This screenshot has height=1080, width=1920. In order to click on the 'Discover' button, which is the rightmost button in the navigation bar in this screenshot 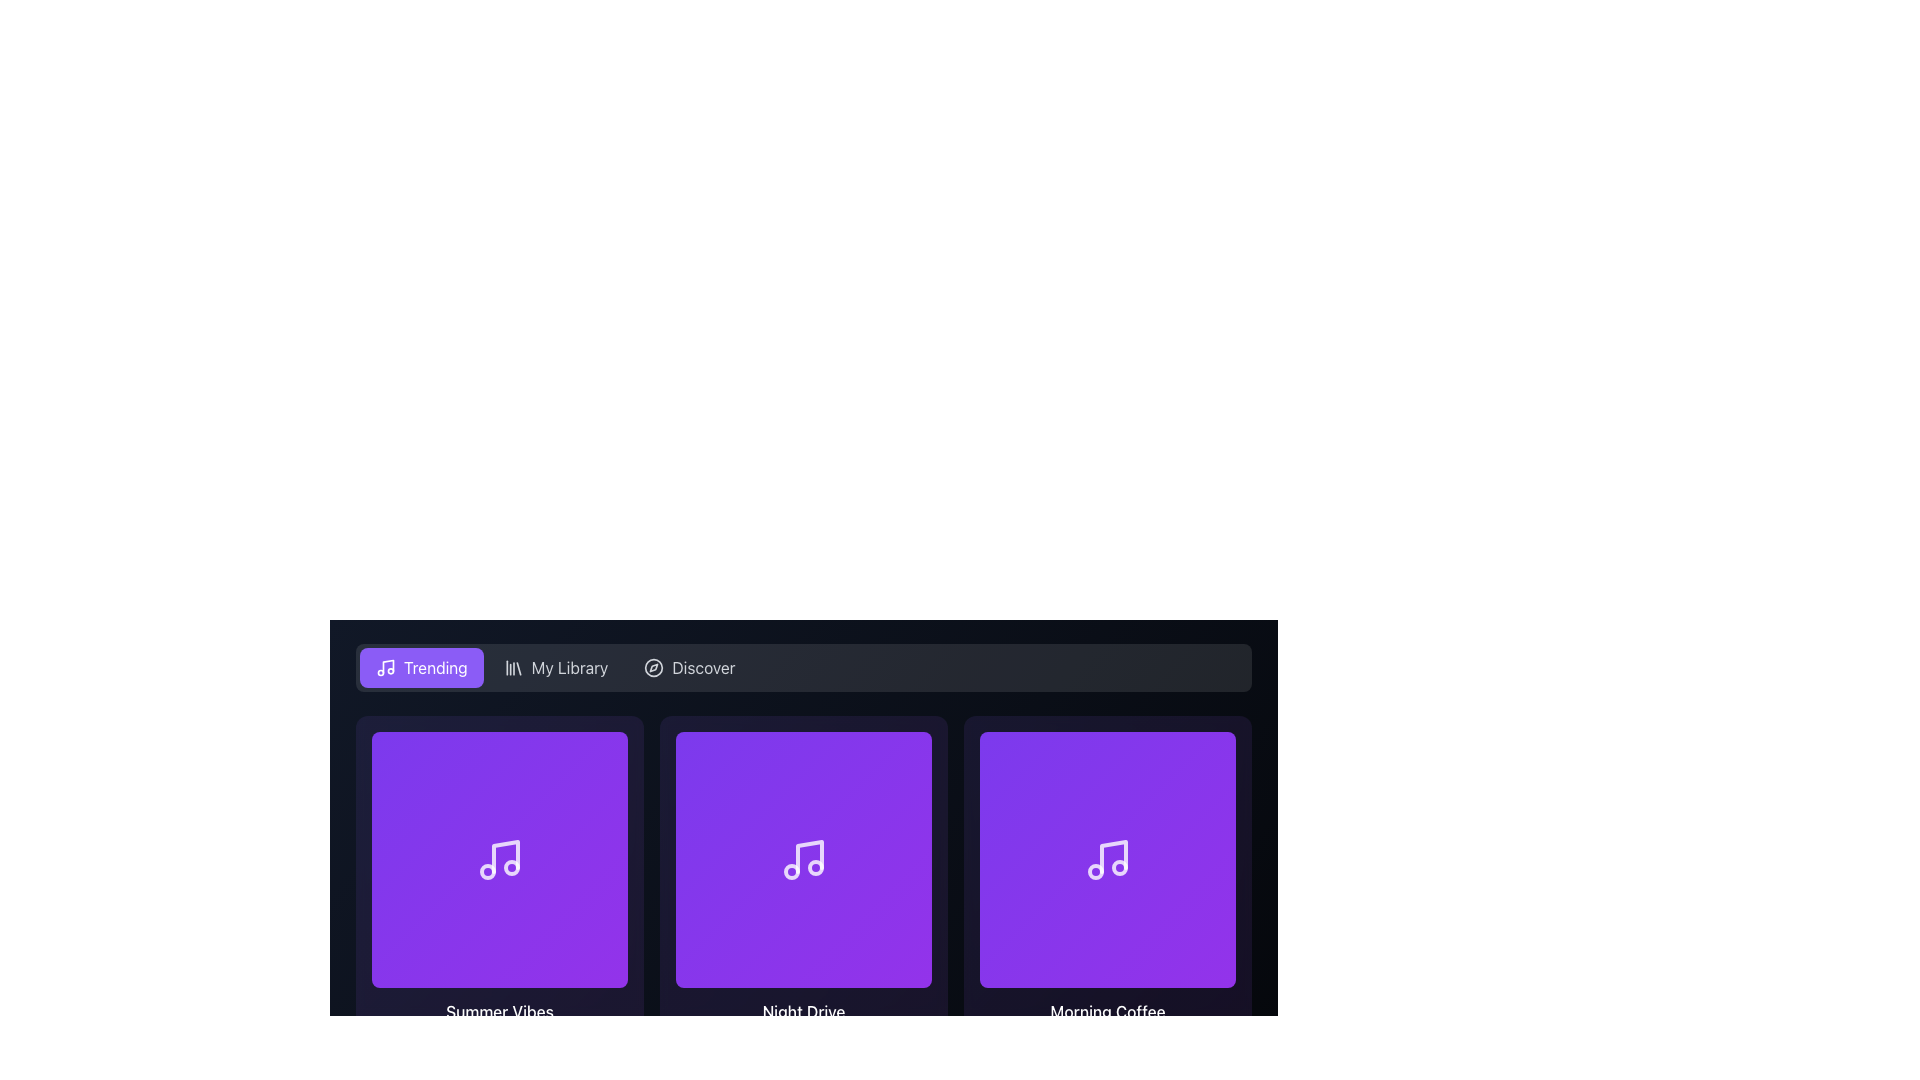, I will do `click(689, 667)`.